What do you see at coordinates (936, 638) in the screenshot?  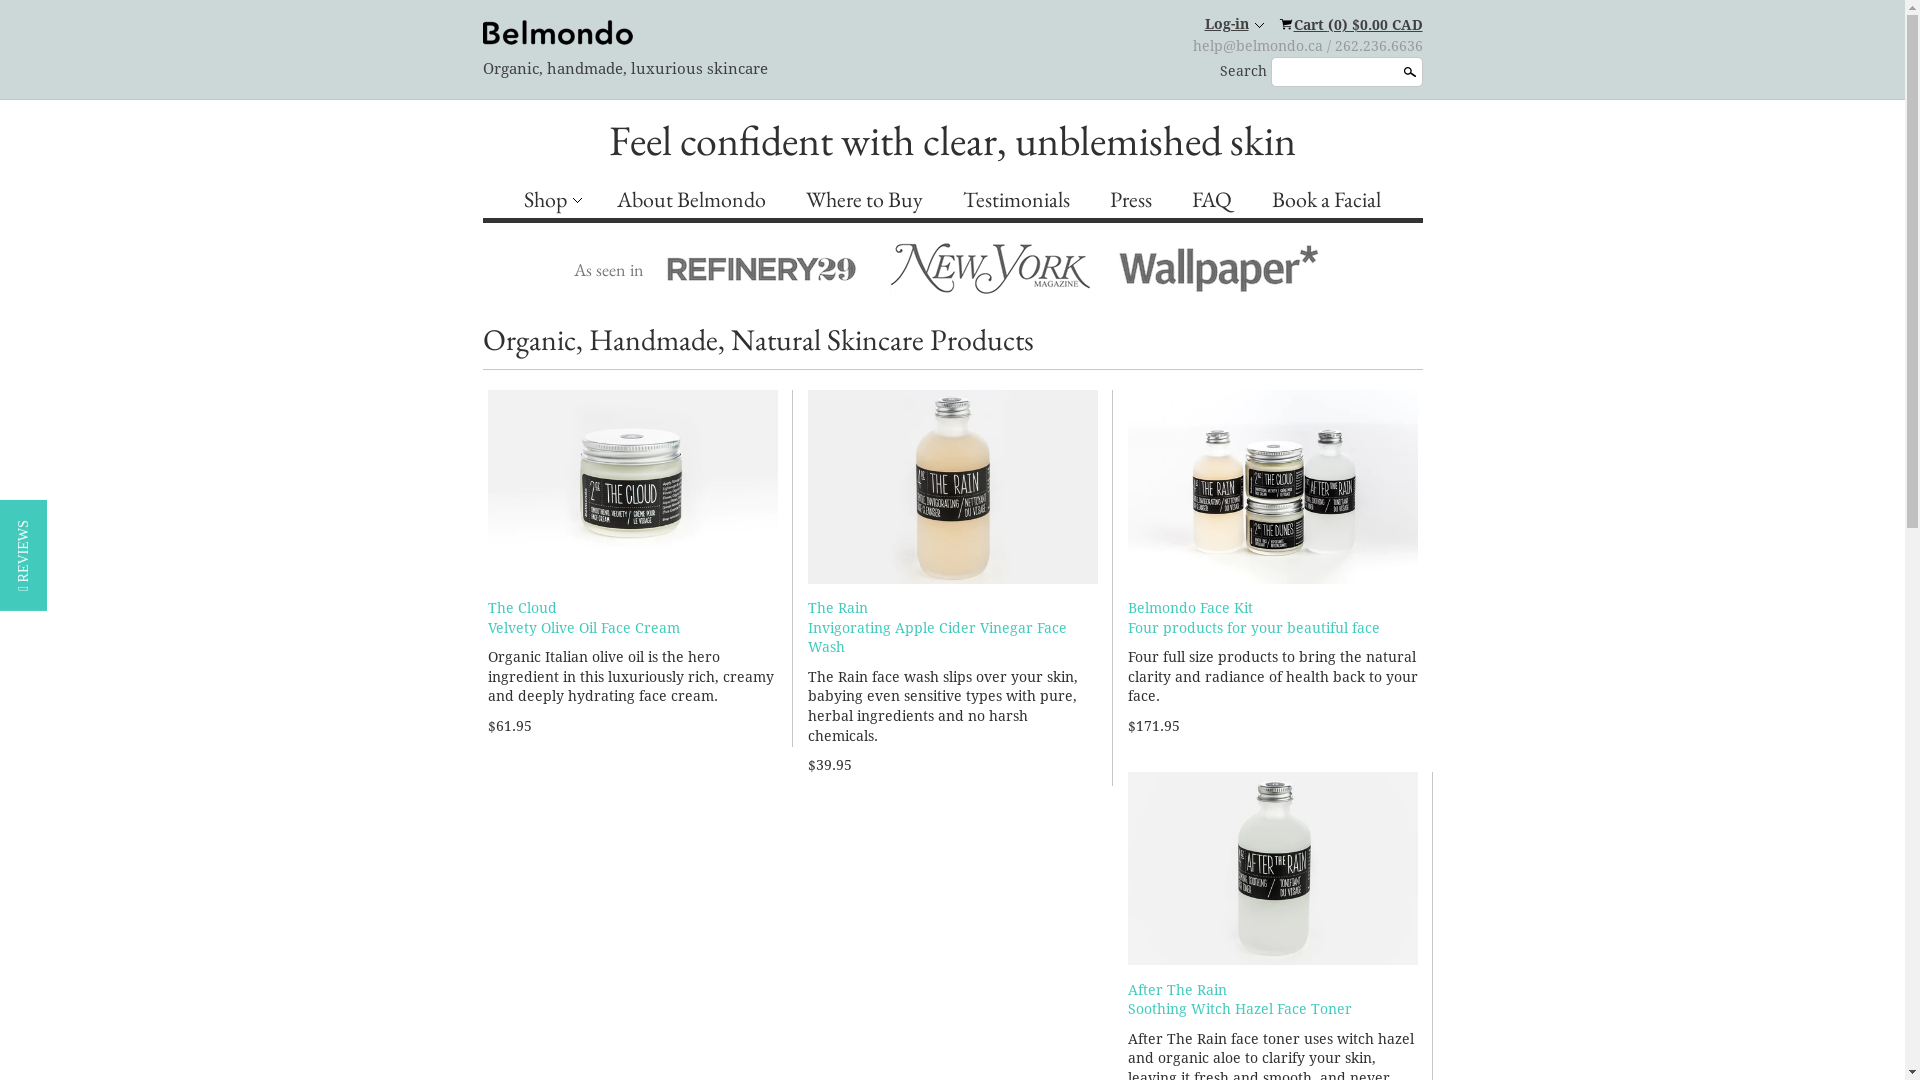 I see `'Invigorating Apple Cider Vinegar Face Wash'` at bounding box center [936, 638].